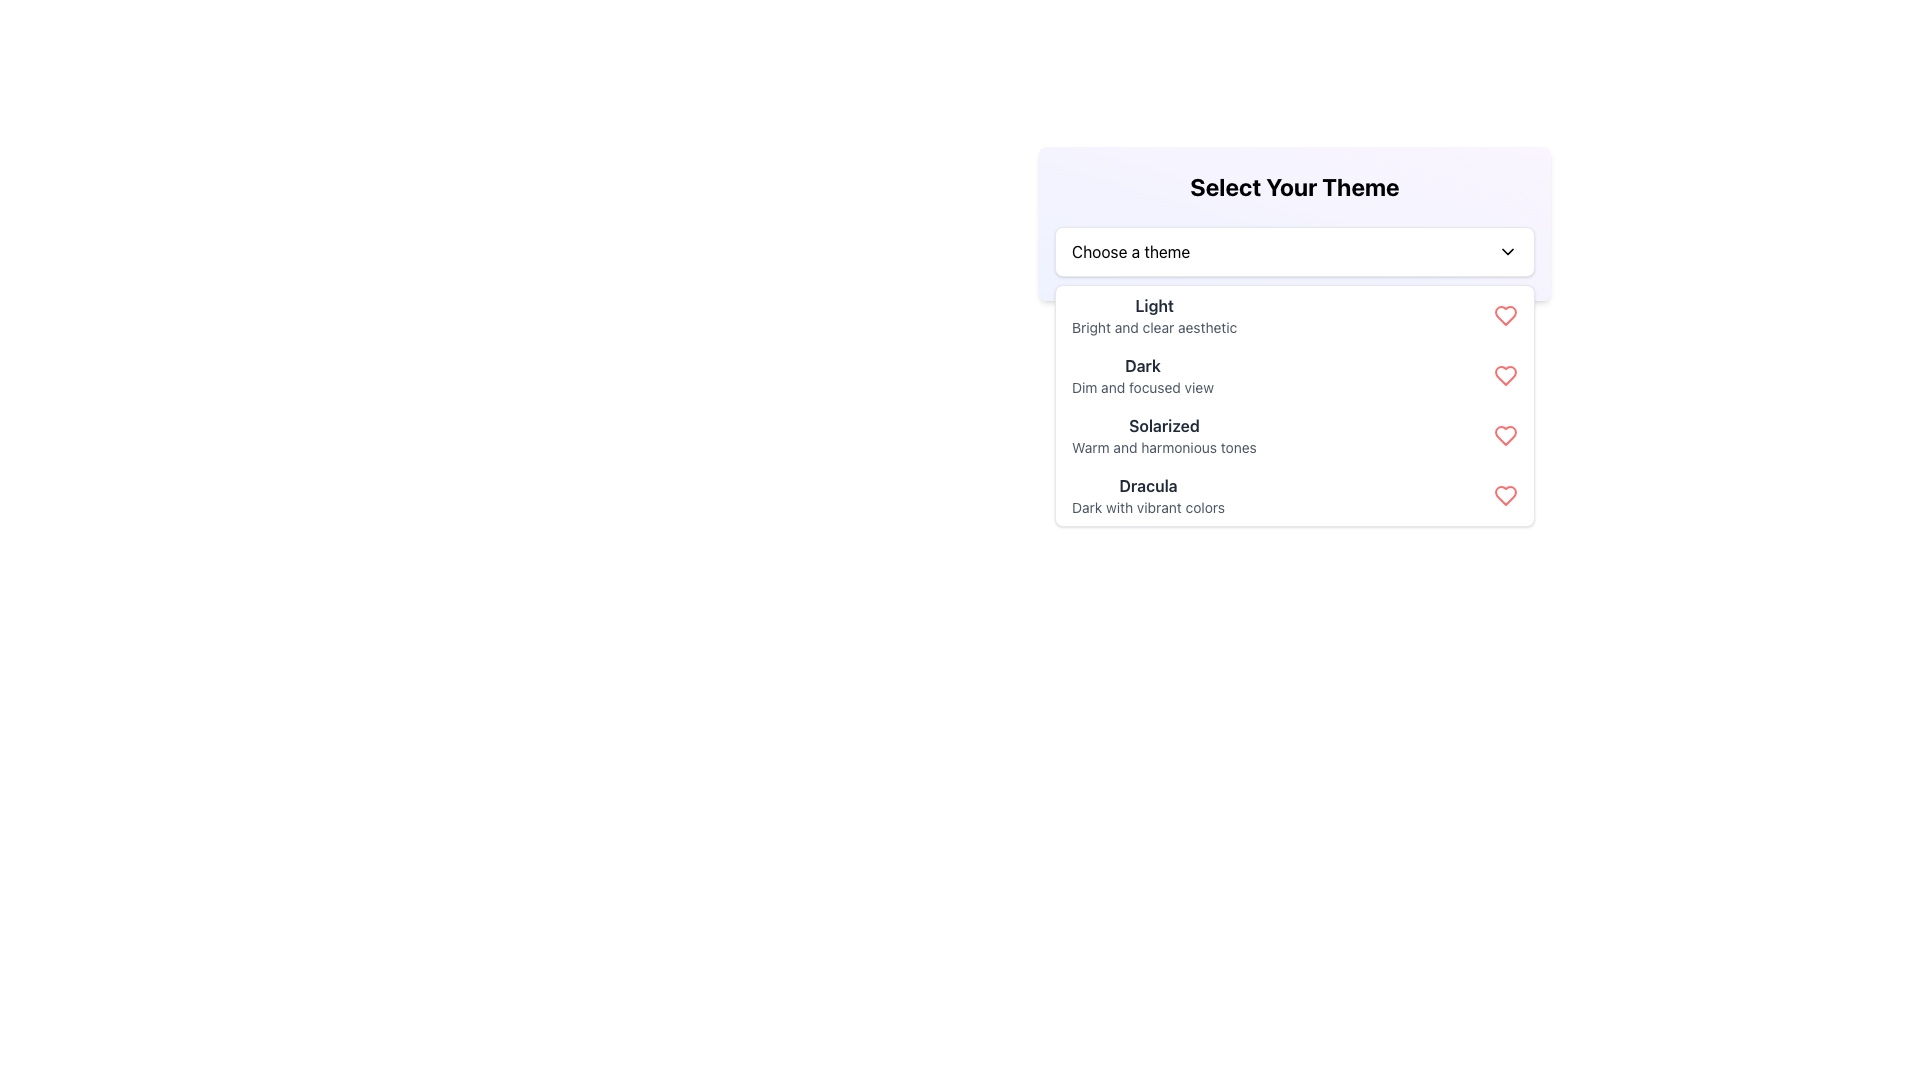 The image size is (1920, 1080). I want to click on the third list item titled 'Solarized' with the subtitle 'Warm and harmonious tones', so click(1295, 434).